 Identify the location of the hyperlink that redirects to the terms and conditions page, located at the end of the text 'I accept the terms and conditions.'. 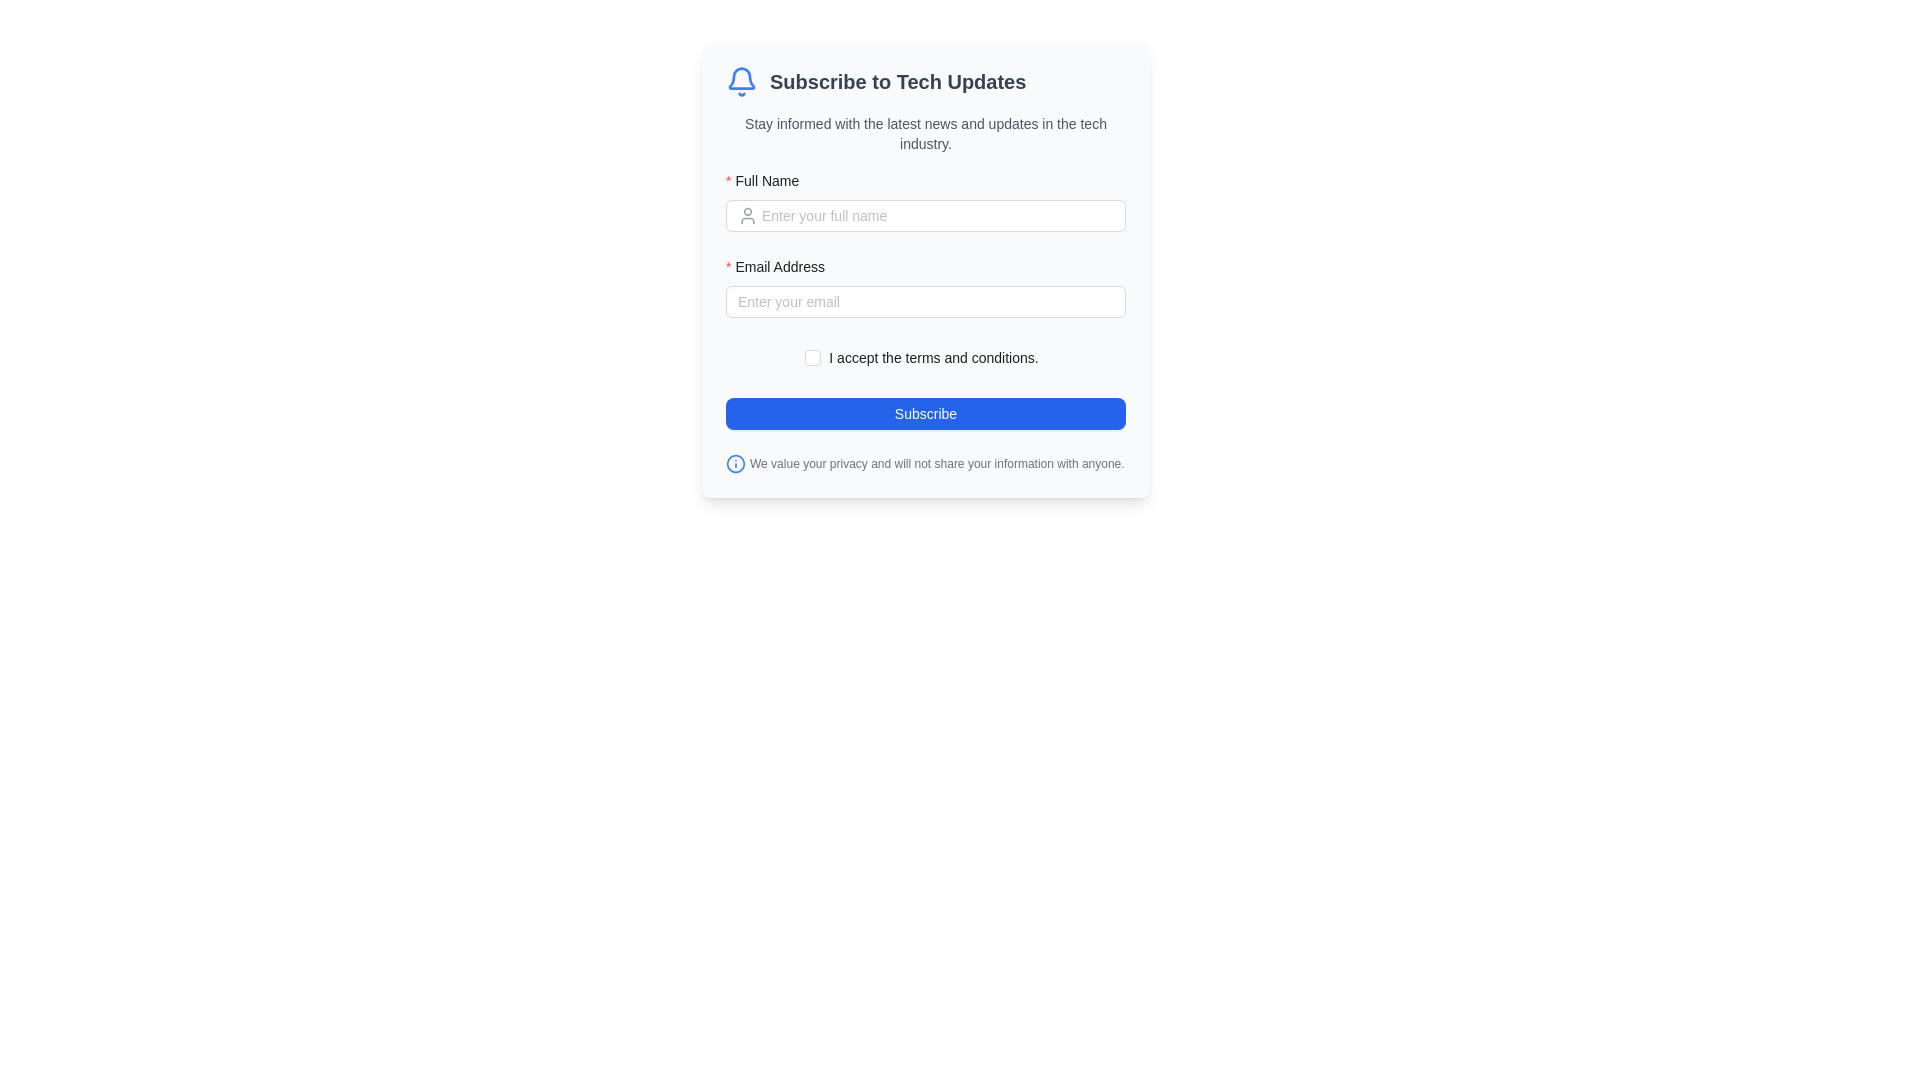
(970, 357).